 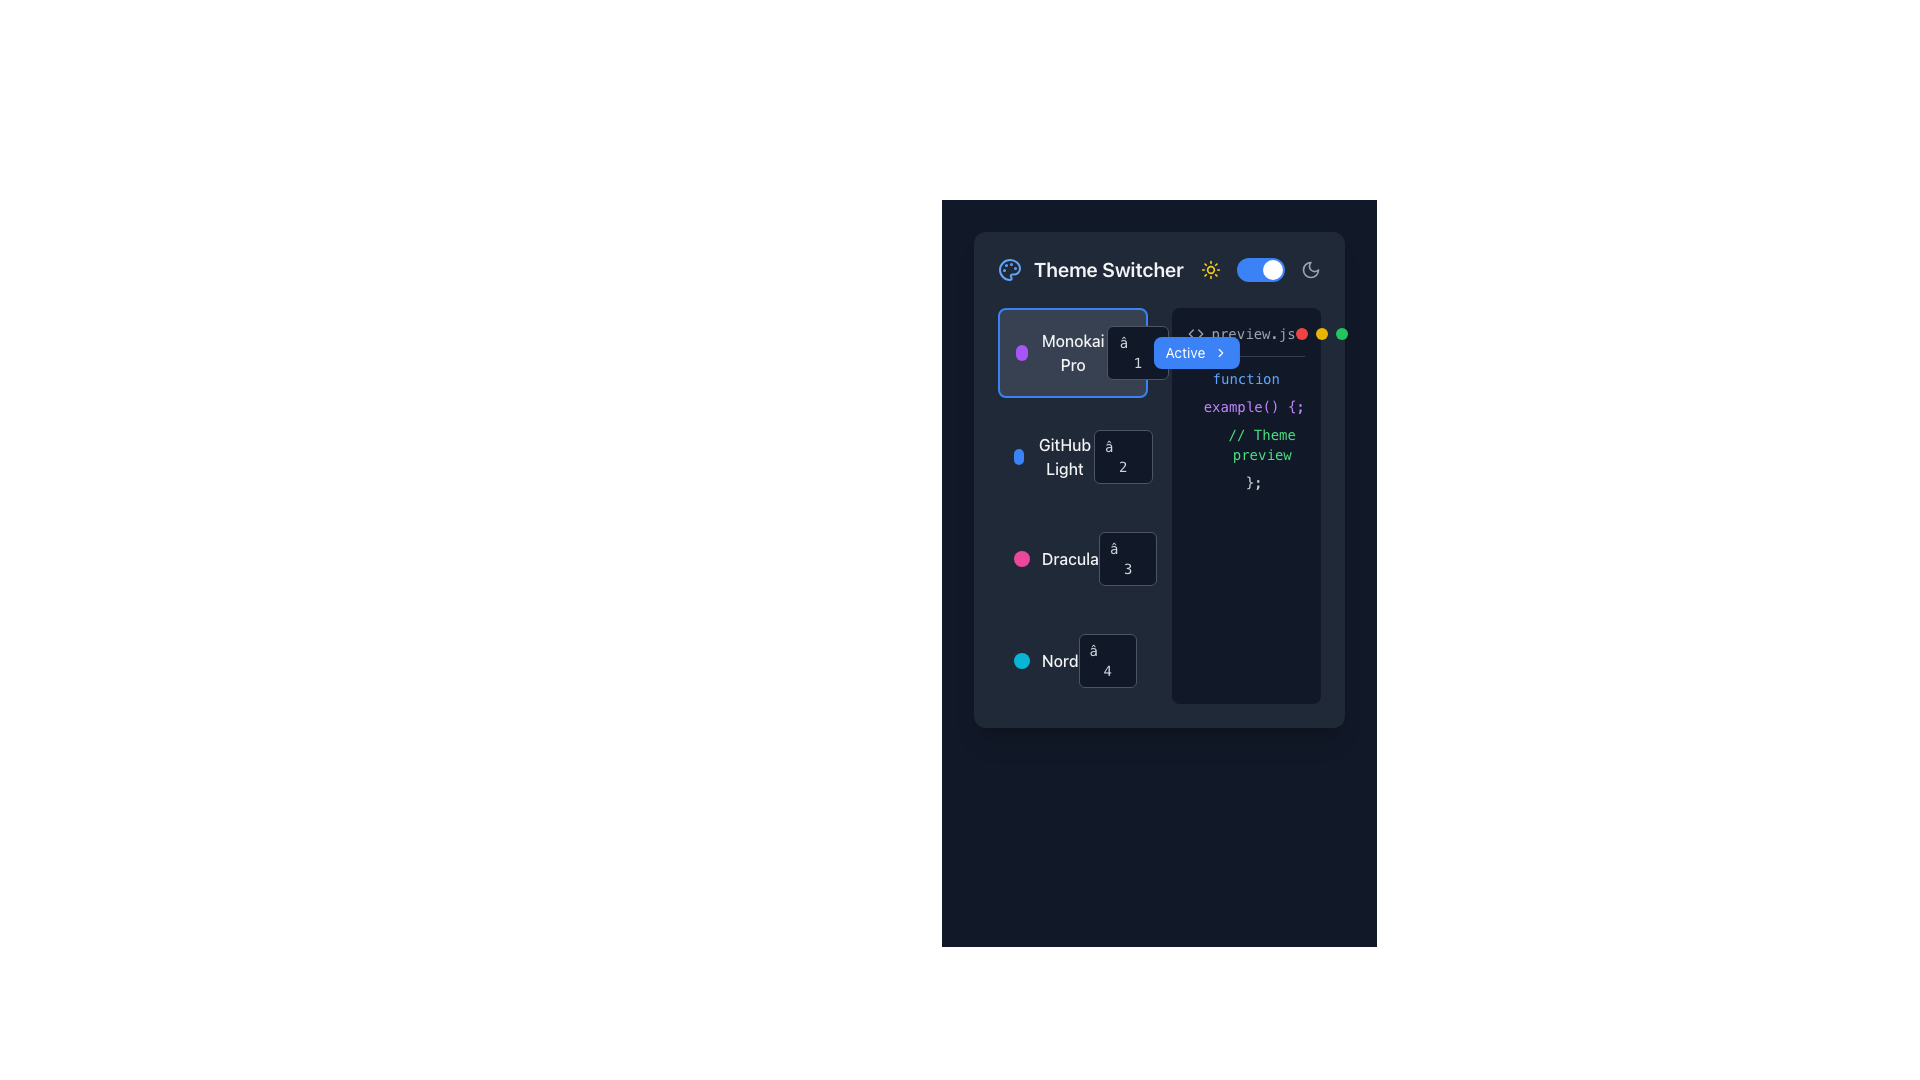 I want to click on the 'GitHub Light' button, which is a rectangular button with rounded corners and a lighter gray background, so click(x=1071, y=456).